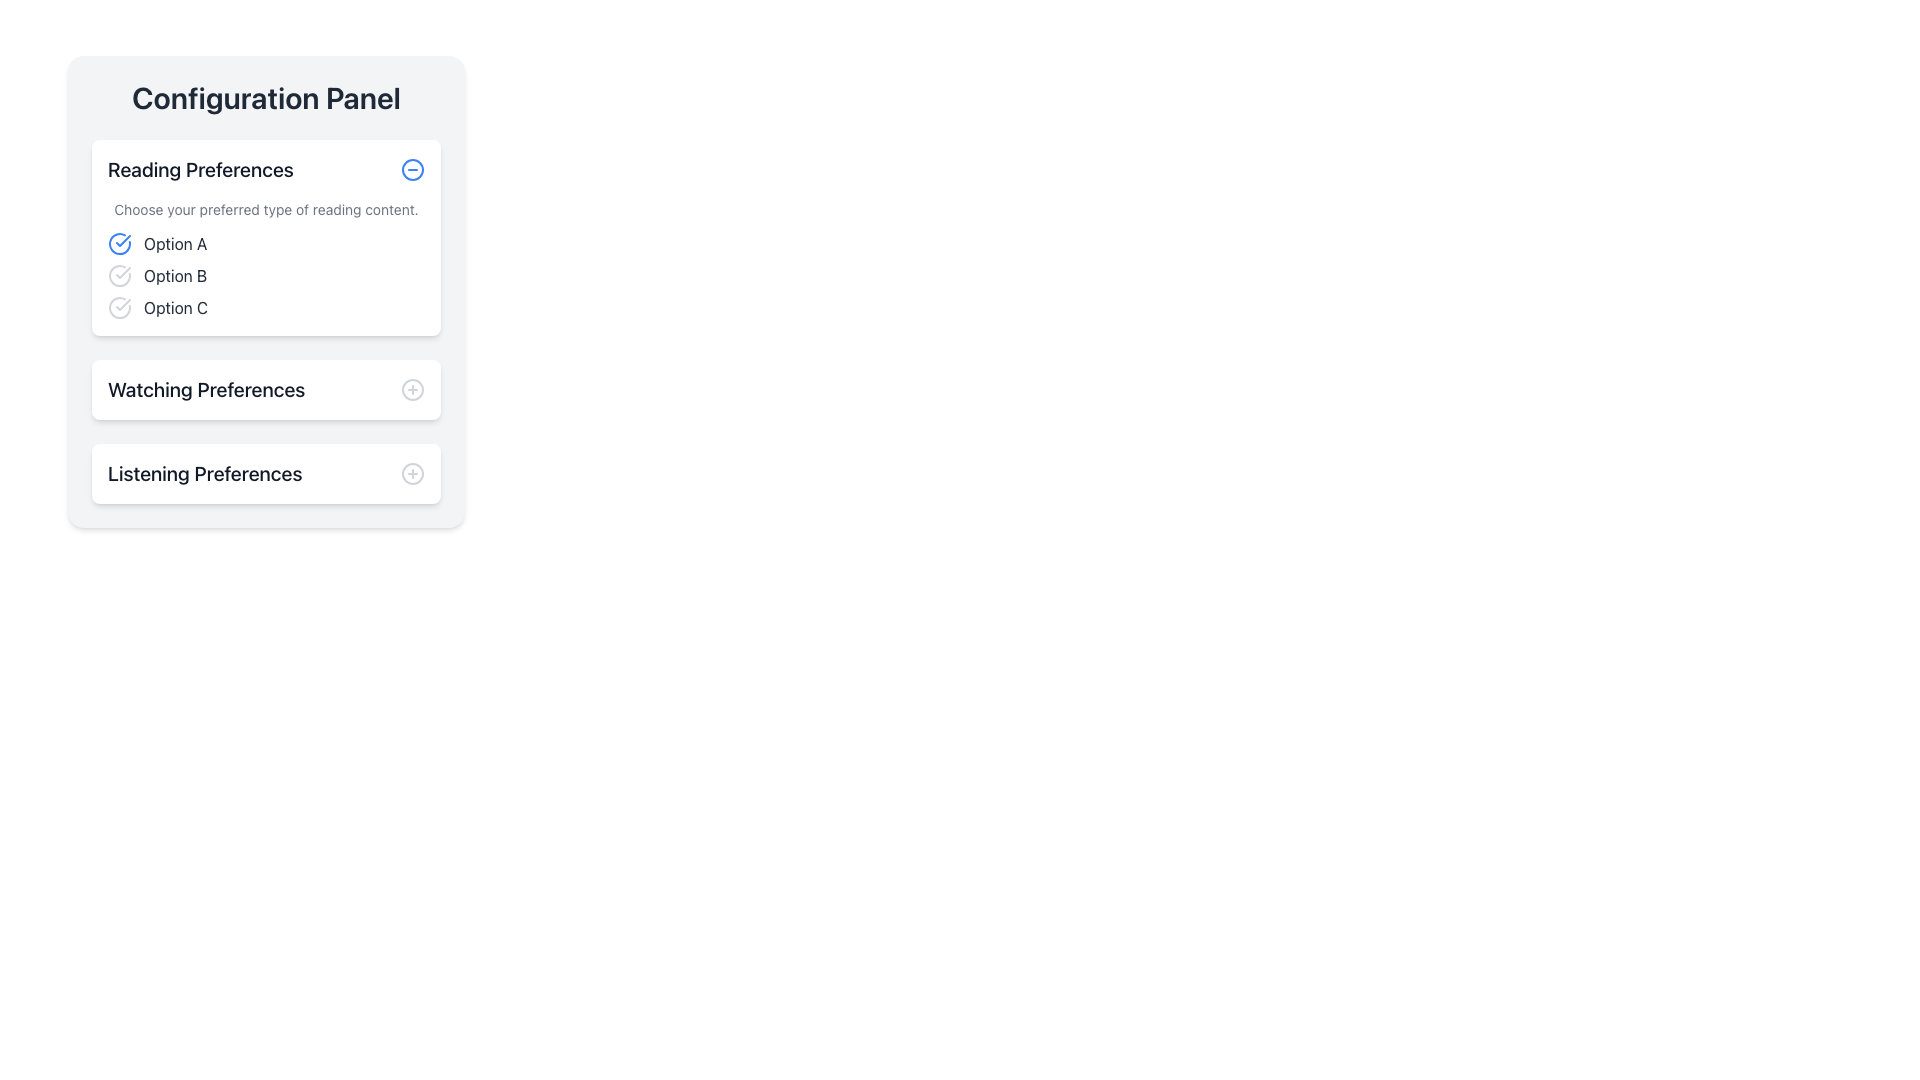 This screenshot has height=1080, width=1920. Describe the element at coordinates (265, 474) in the screenshot. I see `the 'Listening Preferences' button, which features a '+' icon for additional configuration options` at that location.